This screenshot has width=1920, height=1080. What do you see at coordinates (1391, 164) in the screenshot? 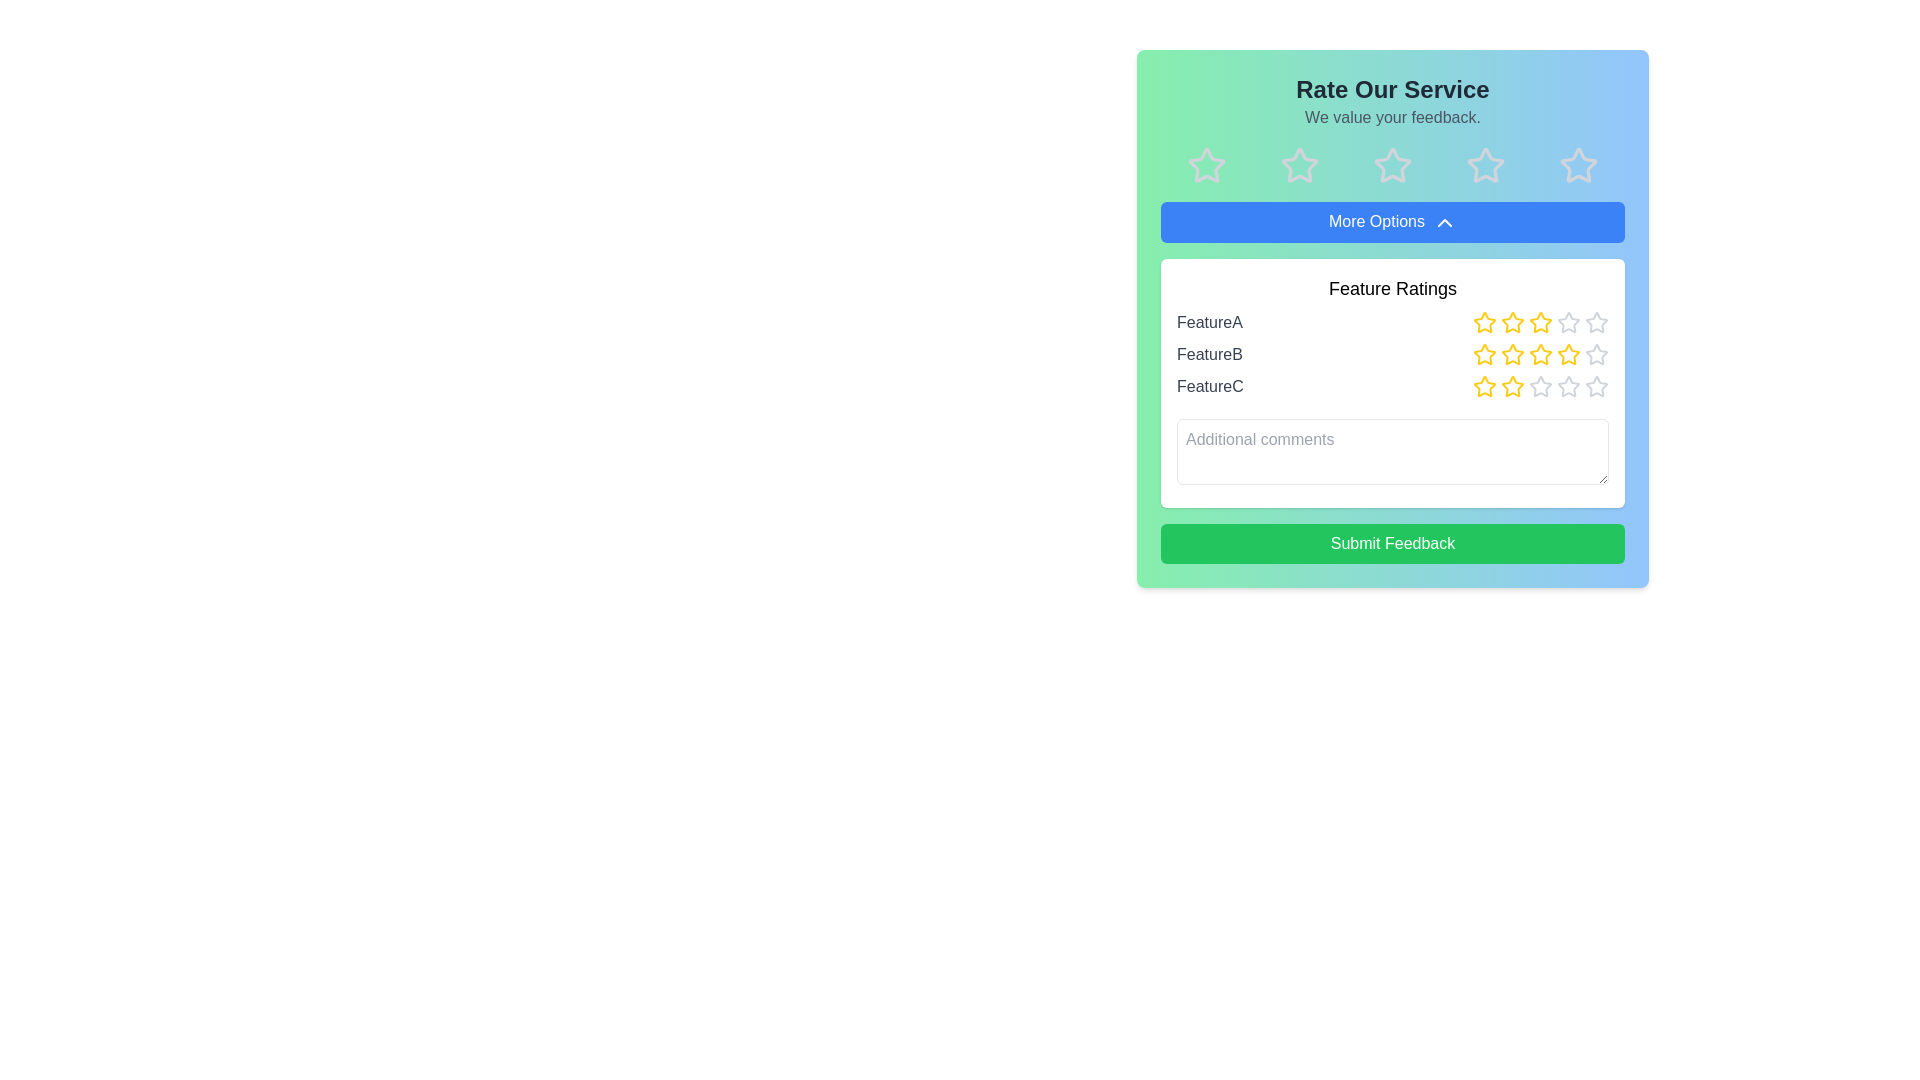
I see `the star icon in the Rating element located under the text 'We value your feedback.'` at bounding box center [1391, 164].